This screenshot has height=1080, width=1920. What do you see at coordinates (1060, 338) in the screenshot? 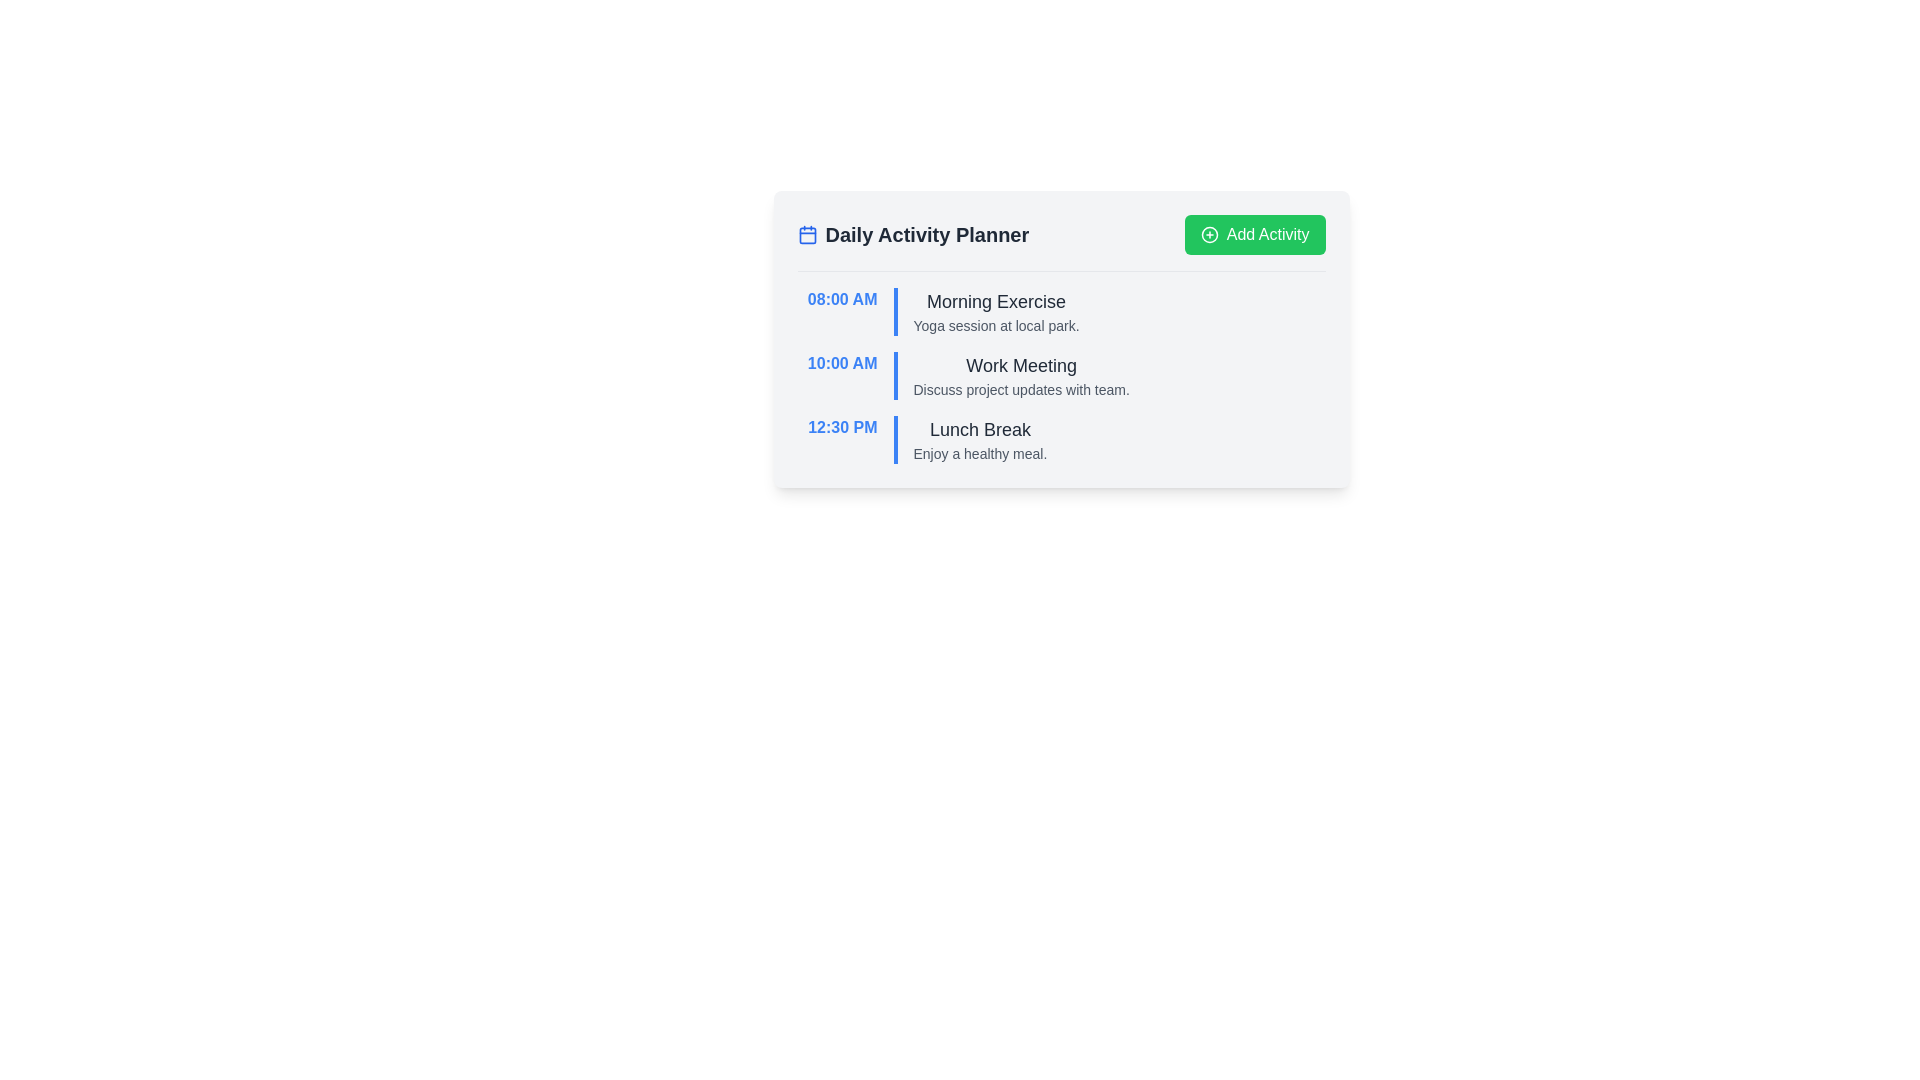
I see `the individual activity descriptions within the centrally located planner interface, which allows interaction with scheduled activities` at bounding box center [1060, 338].